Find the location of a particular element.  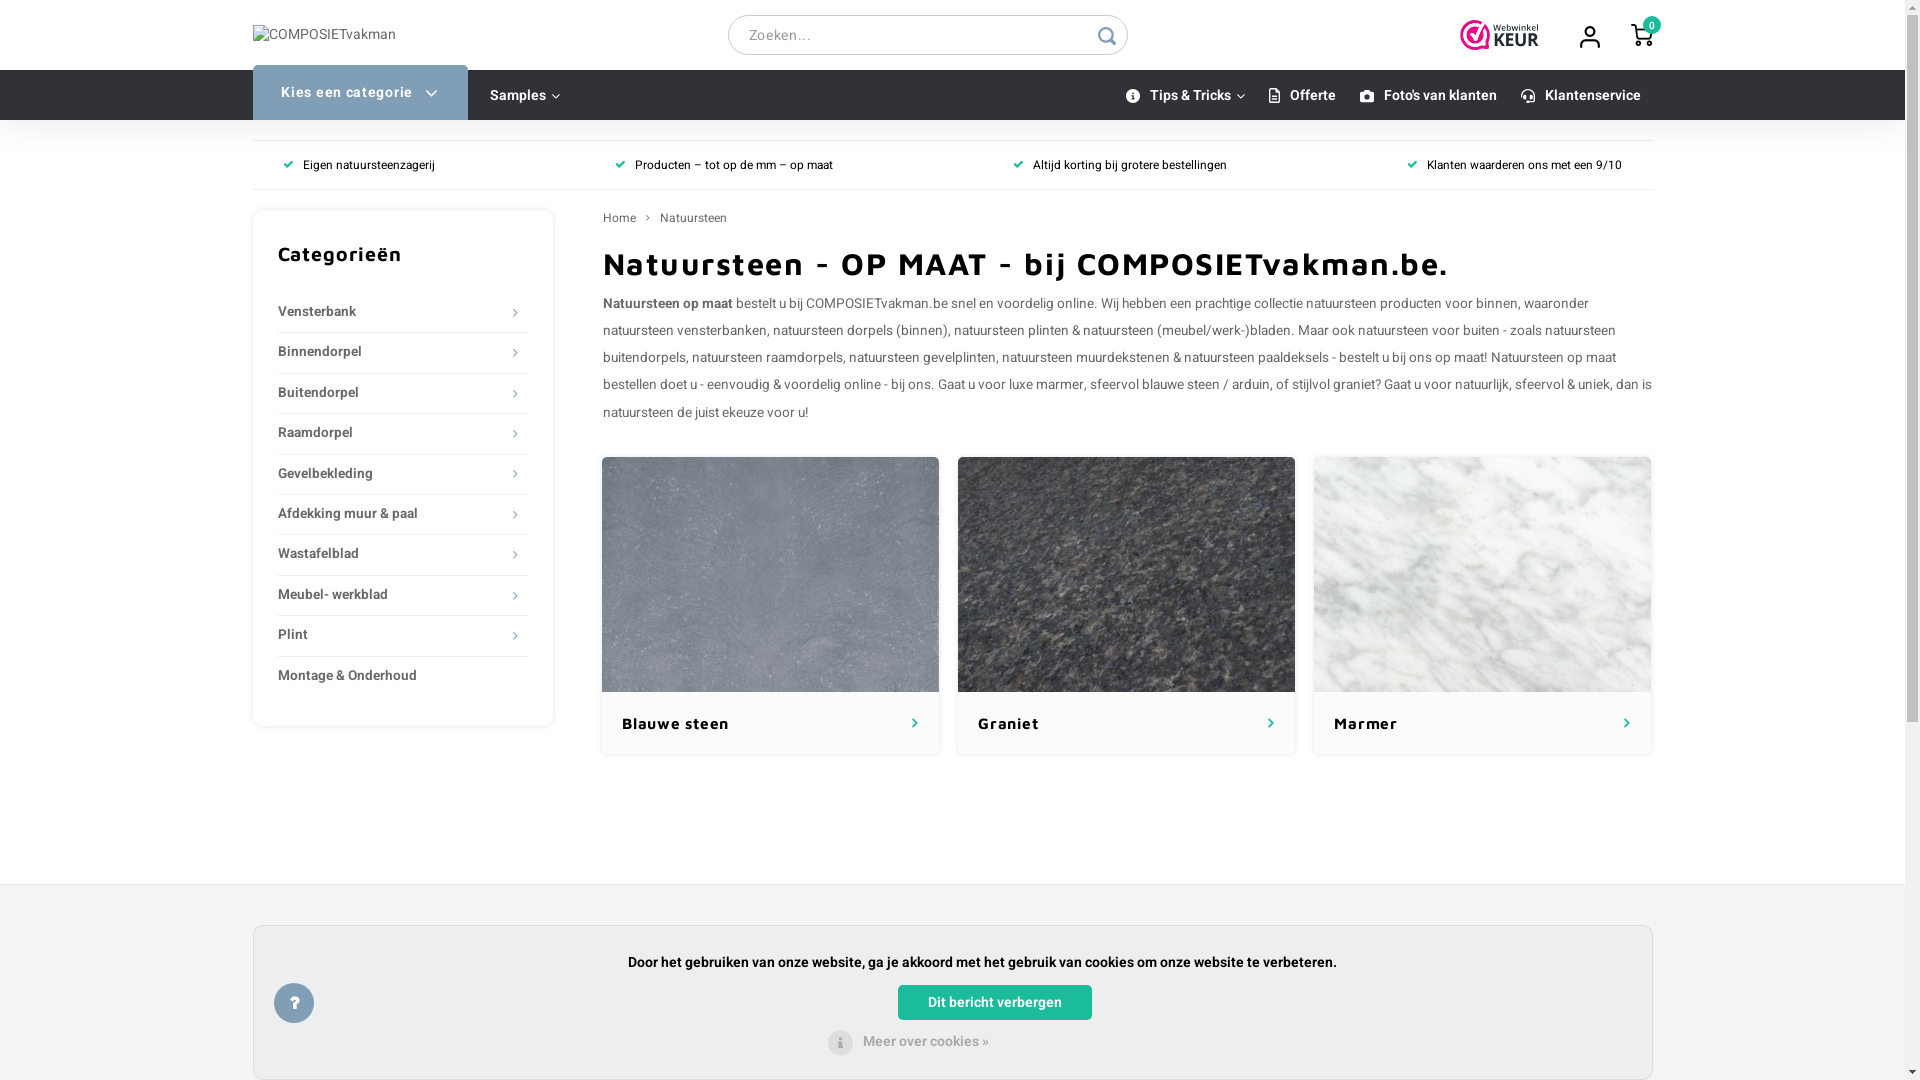

'Marmer' is located at coordinates (1482, 574).